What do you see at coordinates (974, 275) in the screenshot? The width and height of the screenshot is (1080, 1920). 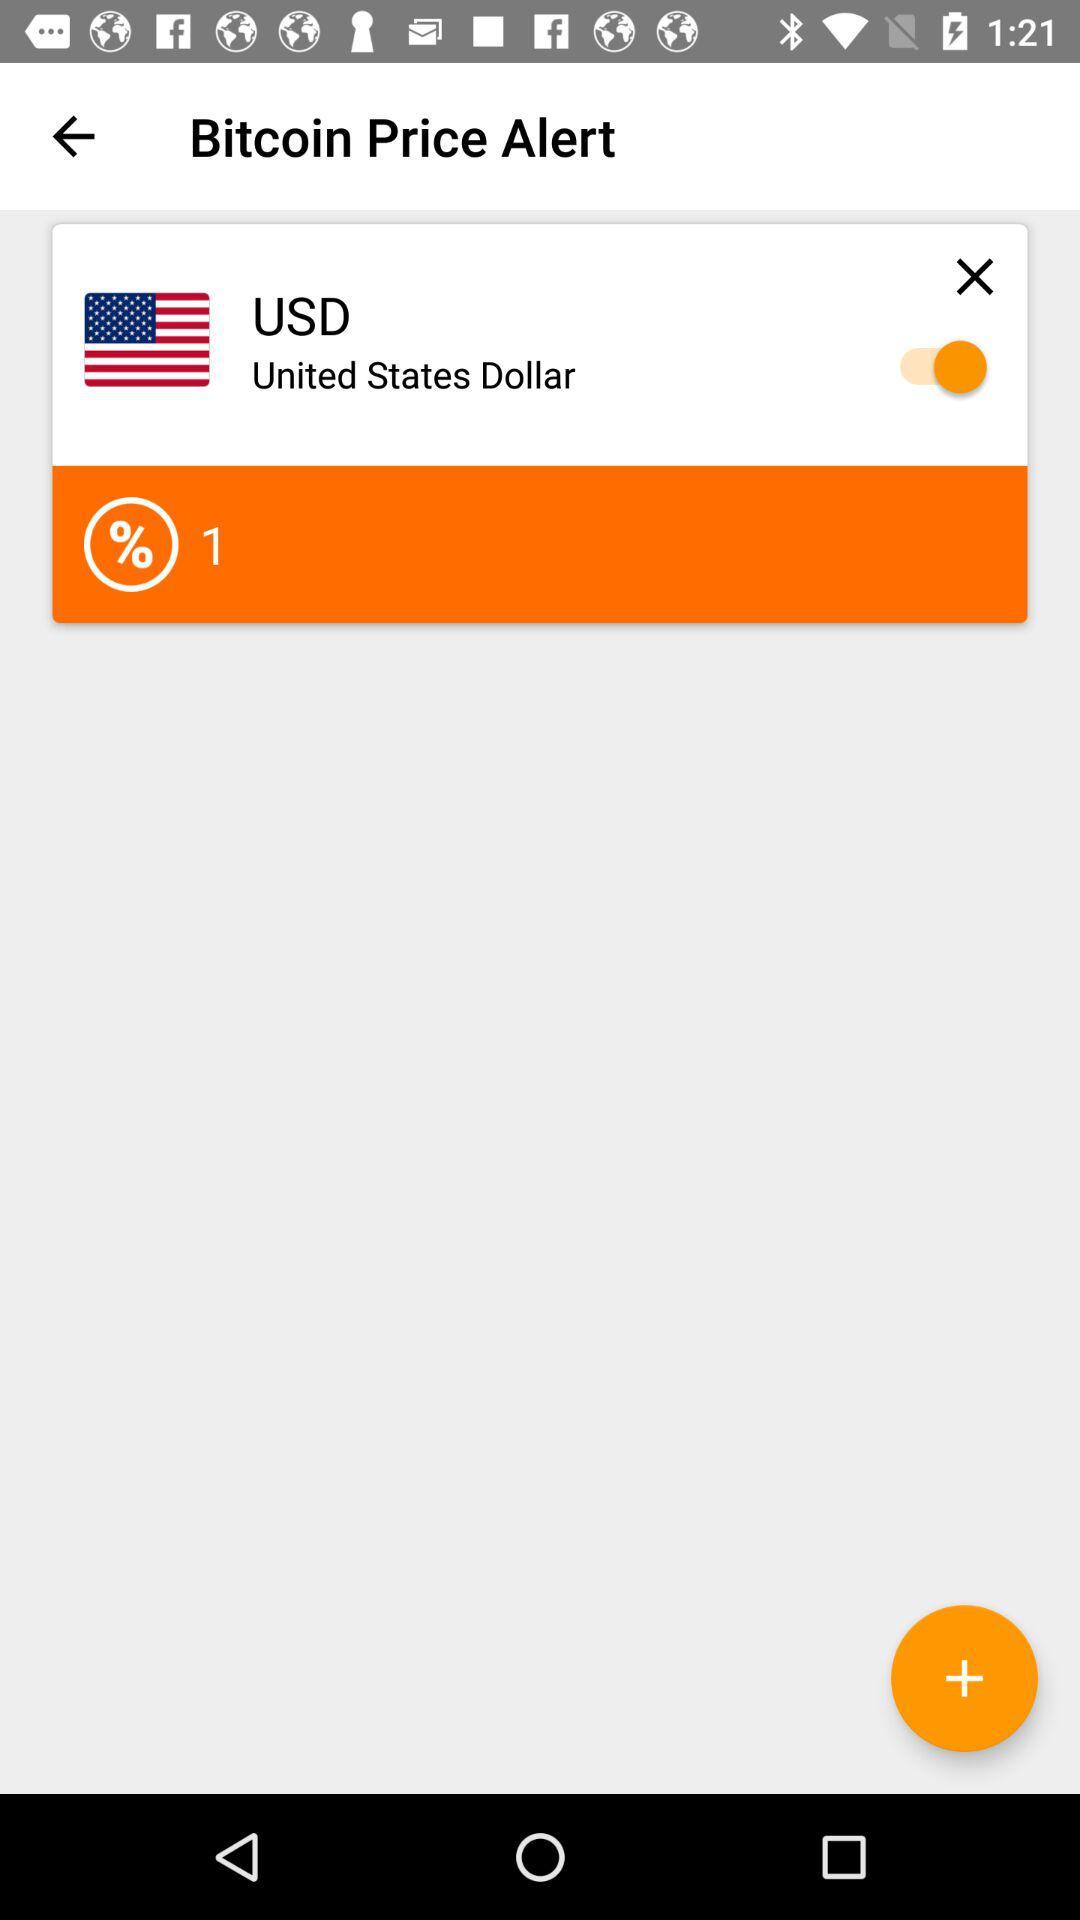 I see `page` at bounding box center [974, 275].